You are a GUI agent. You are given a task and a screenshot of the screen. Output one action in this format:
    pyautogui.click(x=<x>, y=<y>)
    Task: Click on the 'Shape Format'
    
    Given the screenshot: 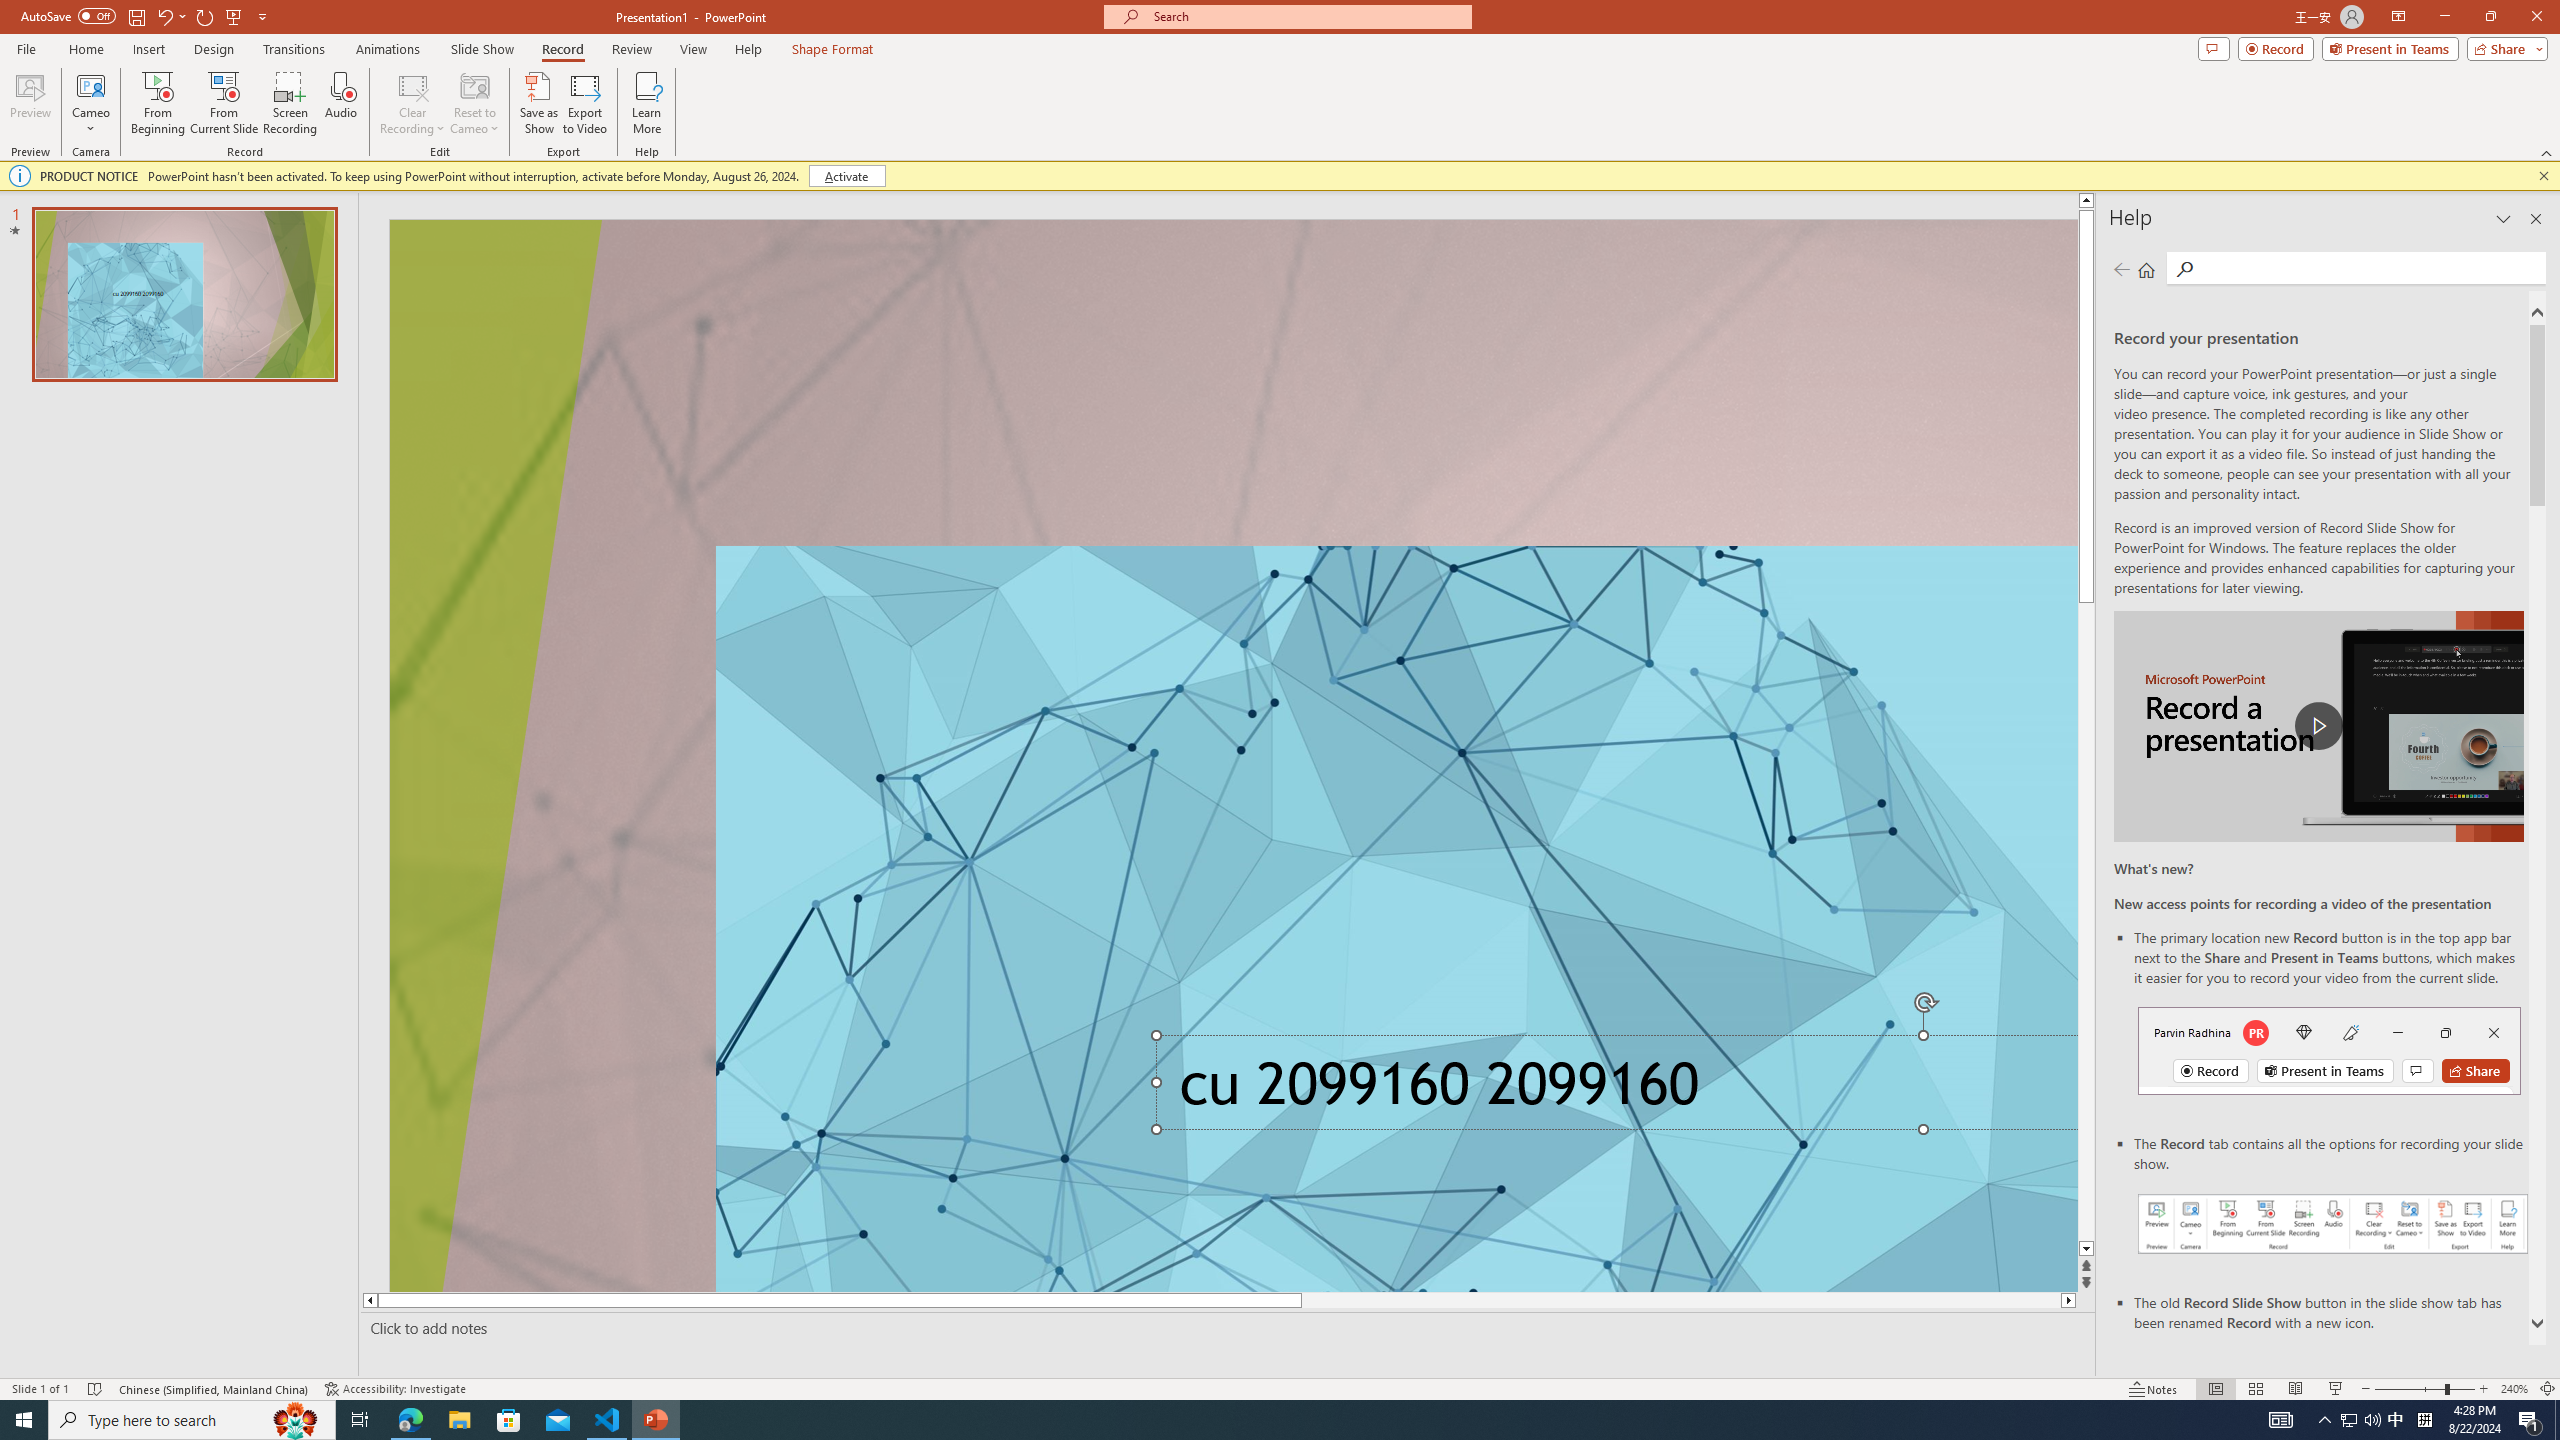 What is the action you would take?
    pyautogui.click(x=832, y=49)
    